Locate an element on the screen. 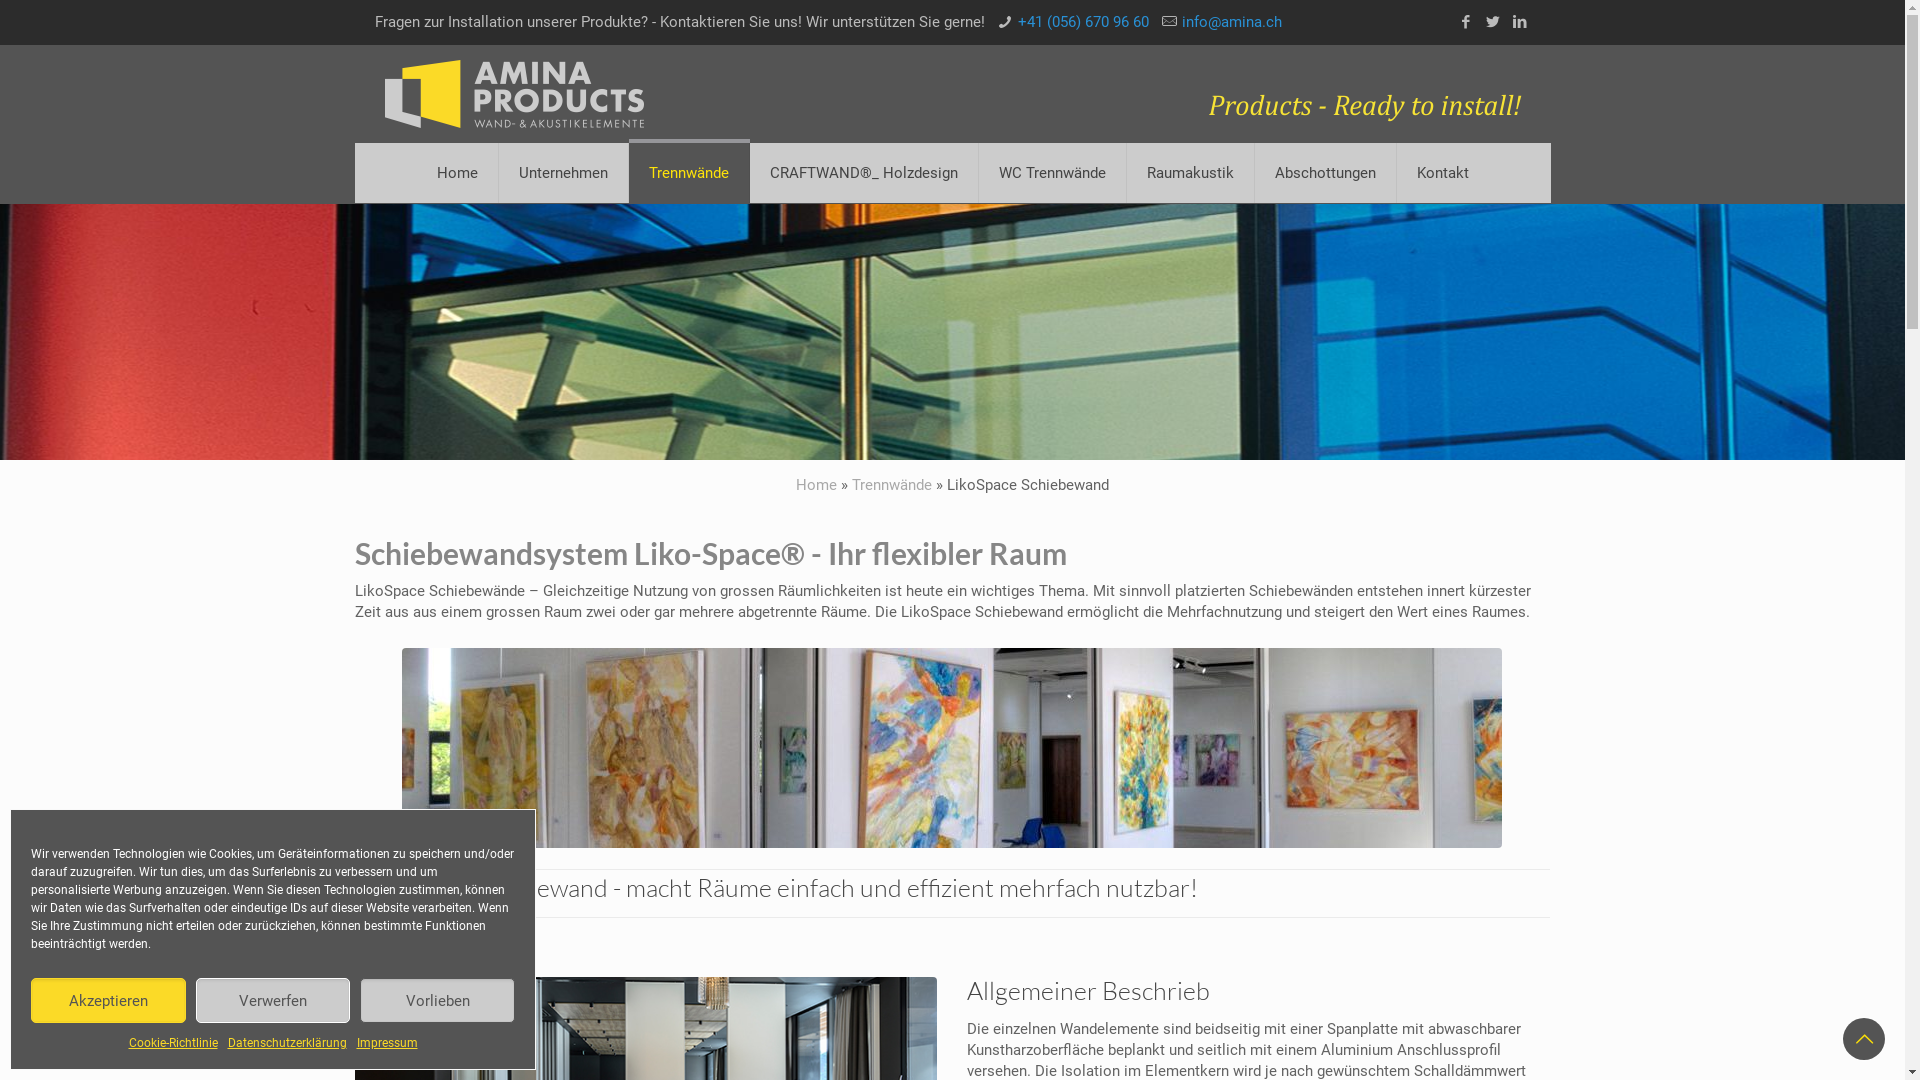 The height and width of the screenshot is (1080, 1920). 'Abschottungen' is located at coordinates (1324, 172).